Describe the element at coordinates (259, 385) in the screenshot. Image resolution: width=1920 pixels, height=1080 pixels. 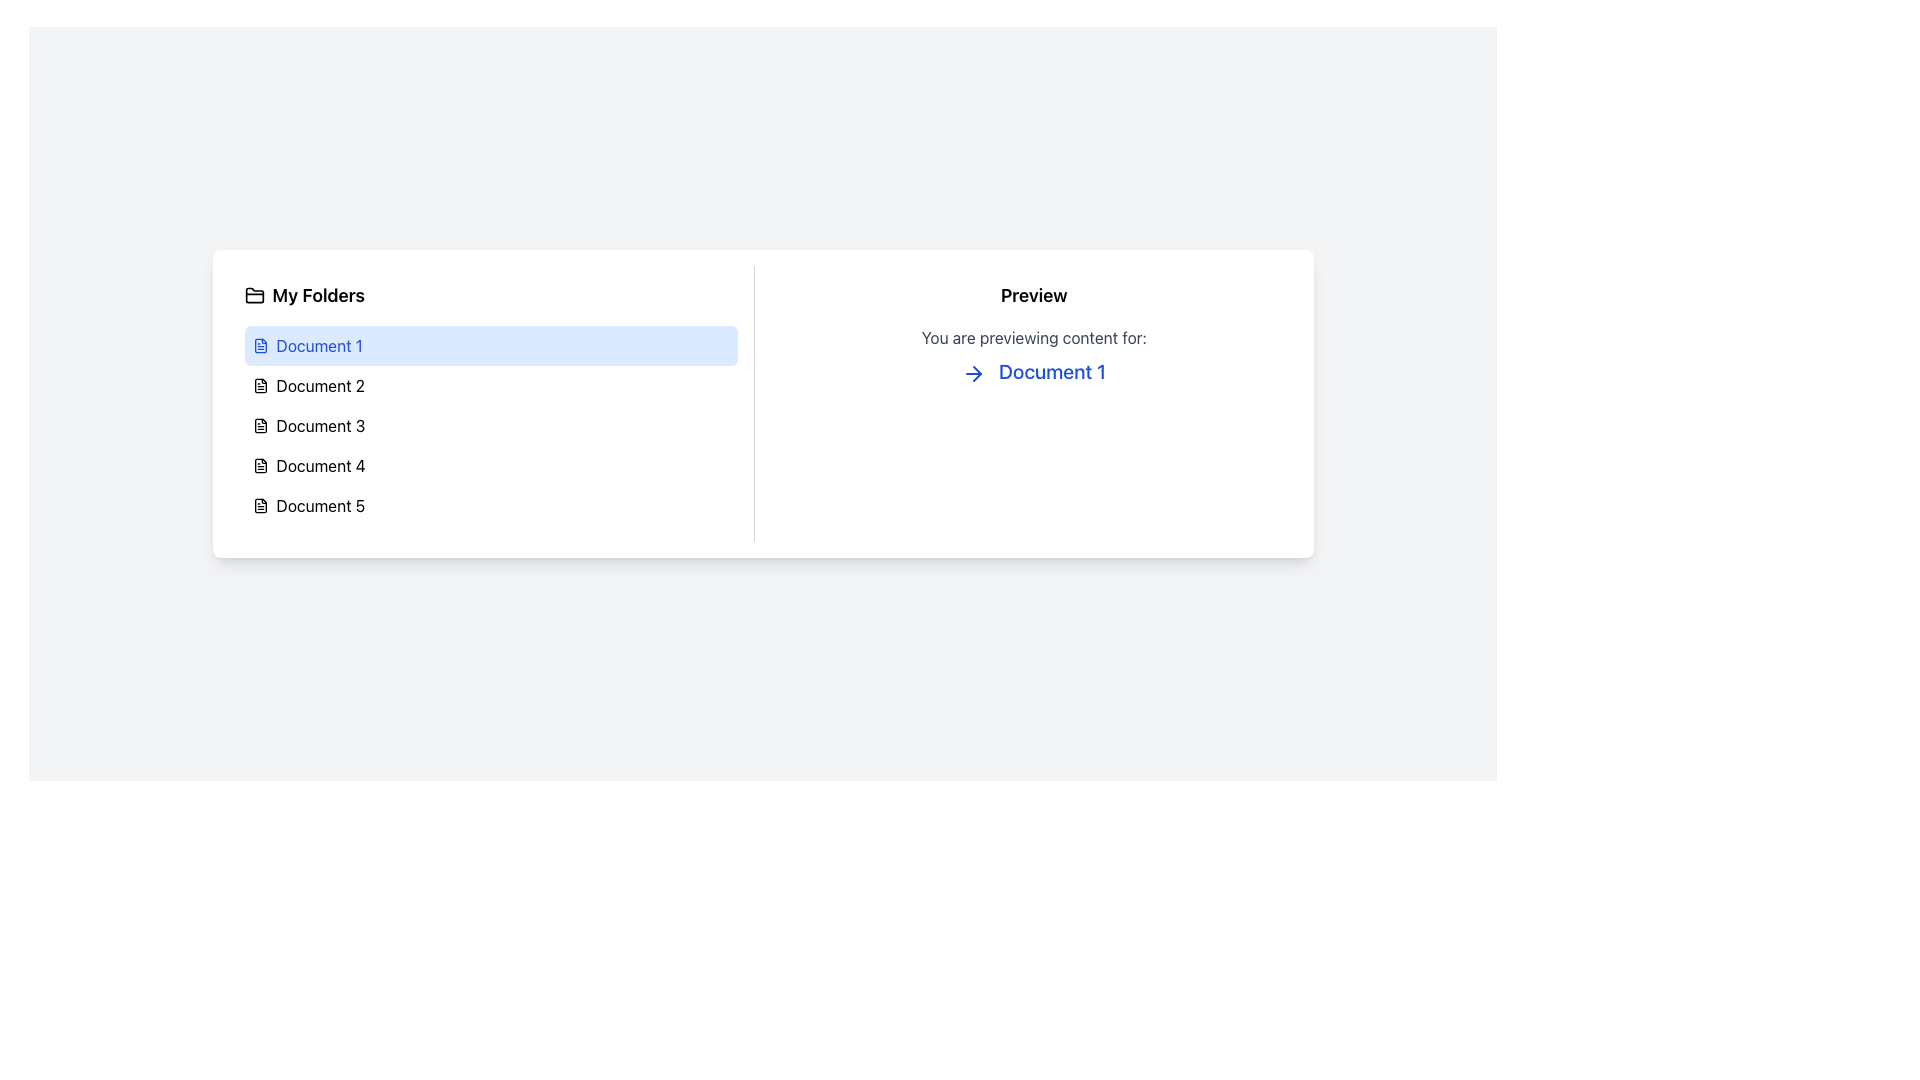
I see `the file/document icon located to the immediate left of the label 'Document 2' in the left panel of the document entries list` at that location.